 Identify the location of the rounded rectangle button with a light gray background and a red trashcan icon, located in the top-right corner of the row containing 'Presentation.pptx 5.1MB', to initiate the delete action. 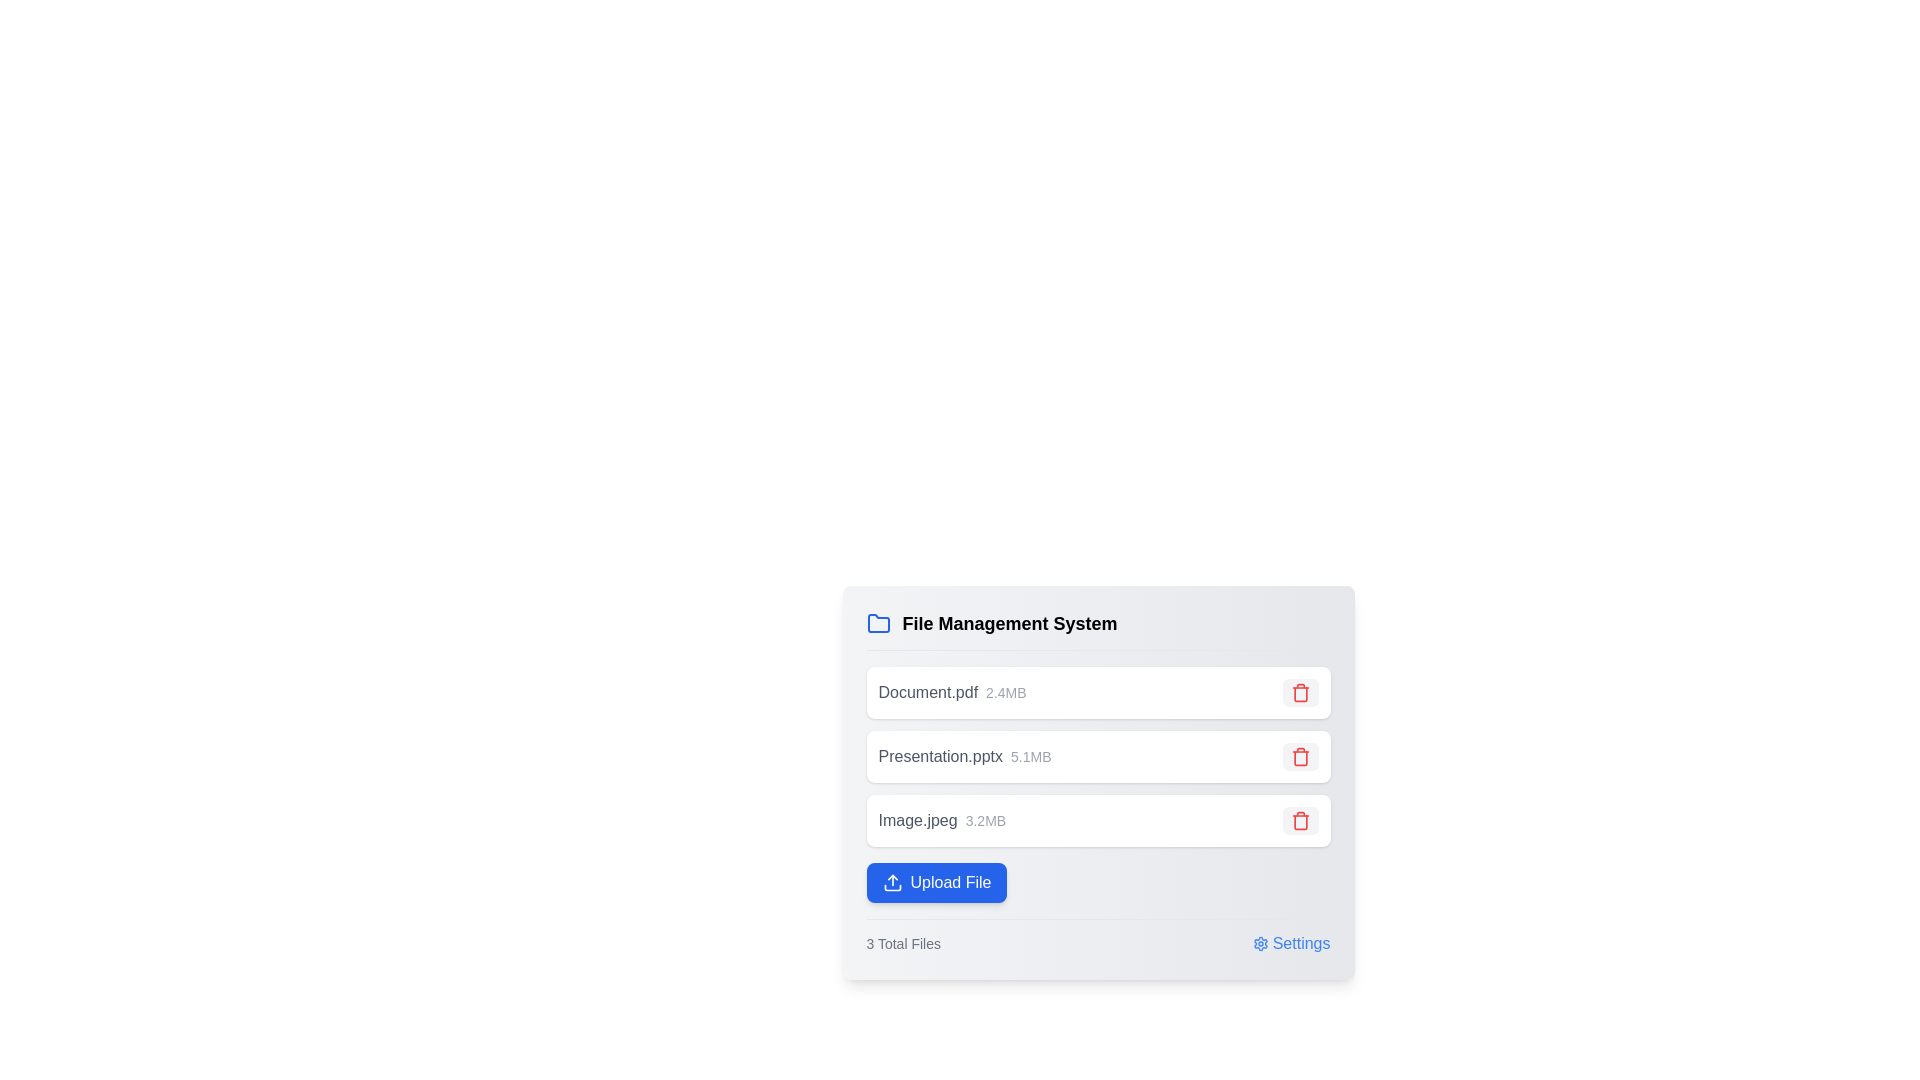
(1300, 756).